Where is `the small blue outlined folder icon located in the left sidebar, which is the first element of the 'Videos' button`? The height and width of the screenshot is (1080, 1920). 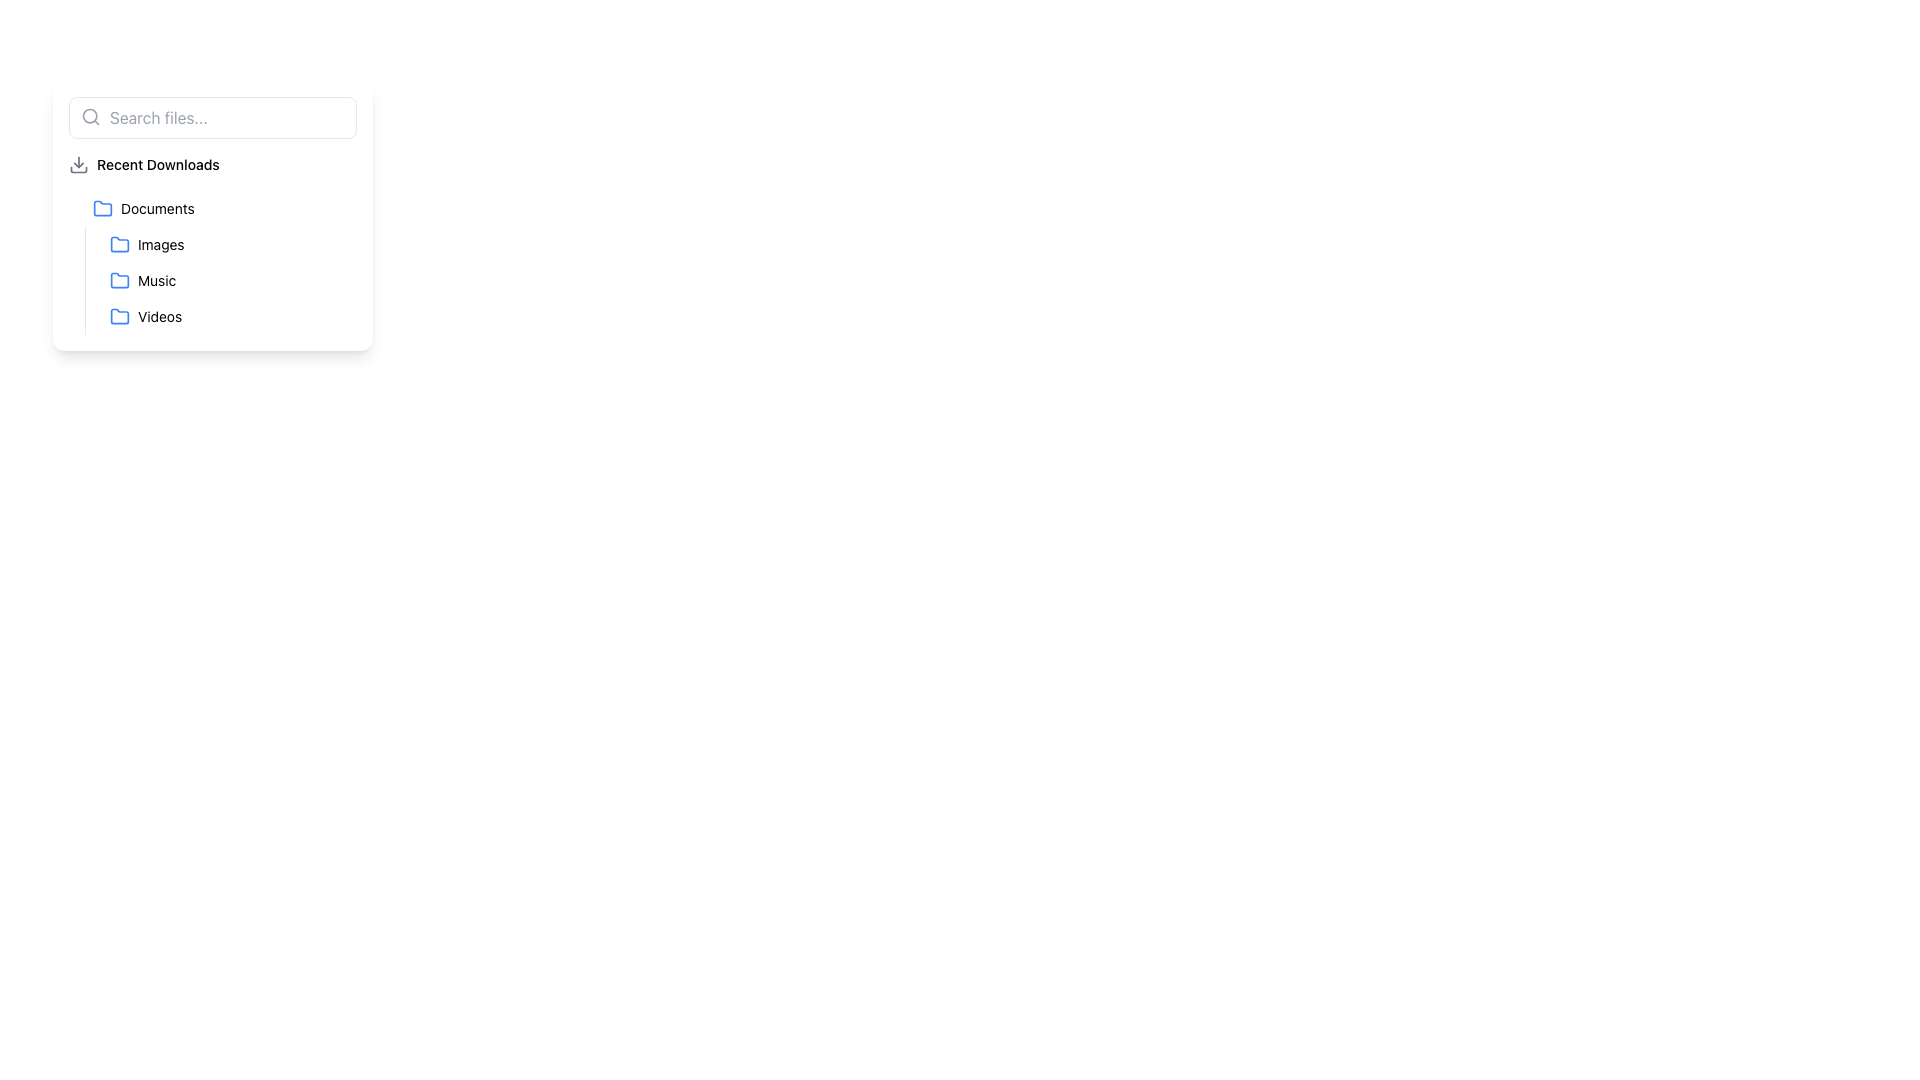
the small blue outlined folder icon located in the left sidebar, which is the first element of the 'Videos' button is located at coordinates (119, 315).